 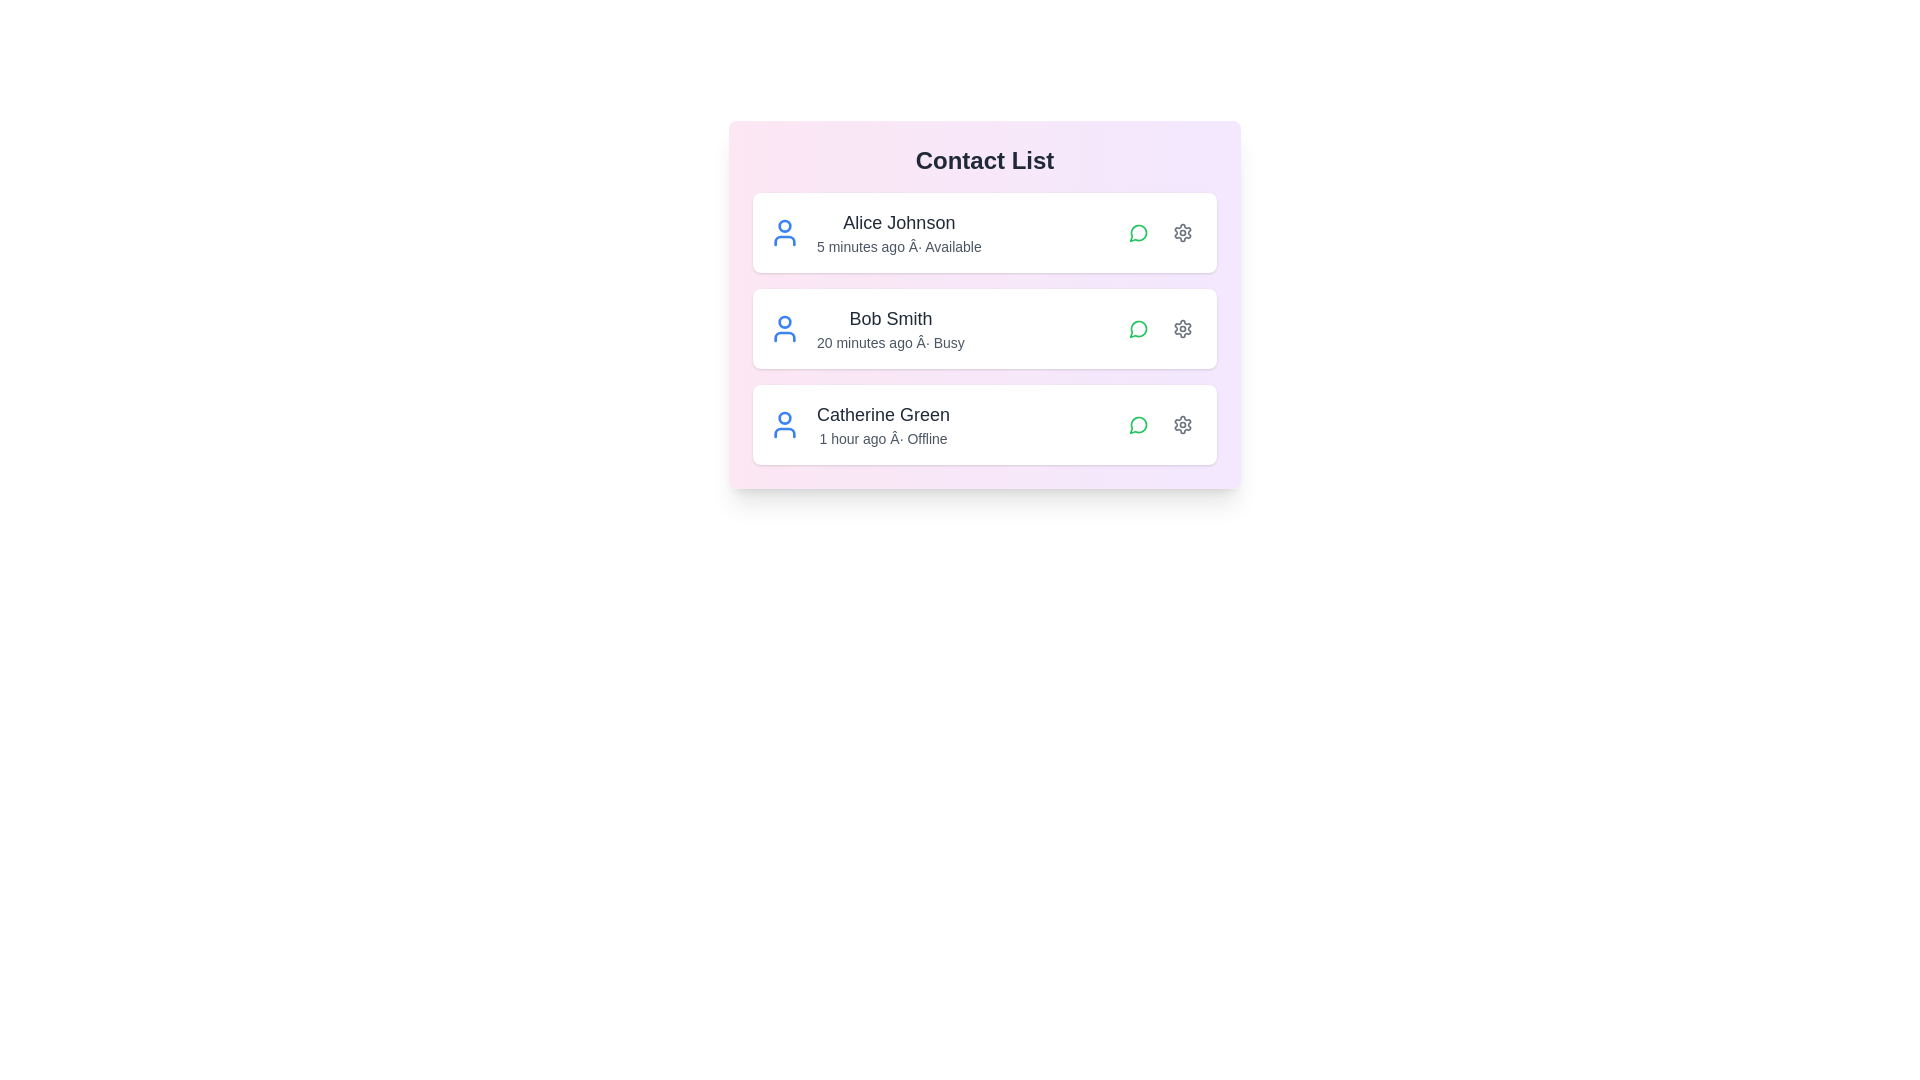 I want to click on chat icon next to the contact Alice Johnson to initiate a chat, so click(x=1138, y=231).